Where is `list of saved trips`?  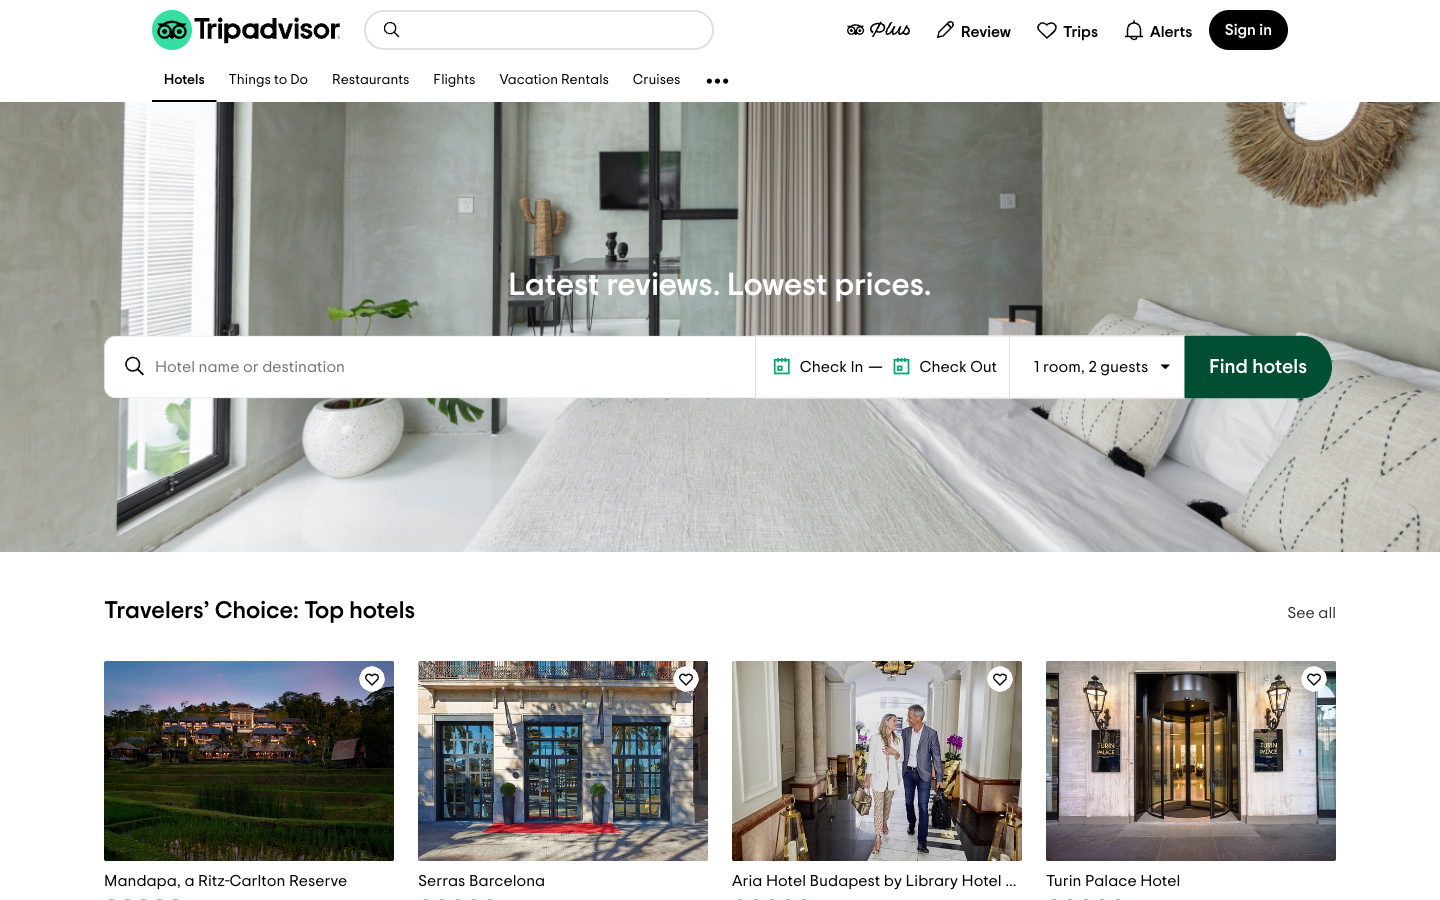
list of saved trips is located at coordinates (1067, 28).